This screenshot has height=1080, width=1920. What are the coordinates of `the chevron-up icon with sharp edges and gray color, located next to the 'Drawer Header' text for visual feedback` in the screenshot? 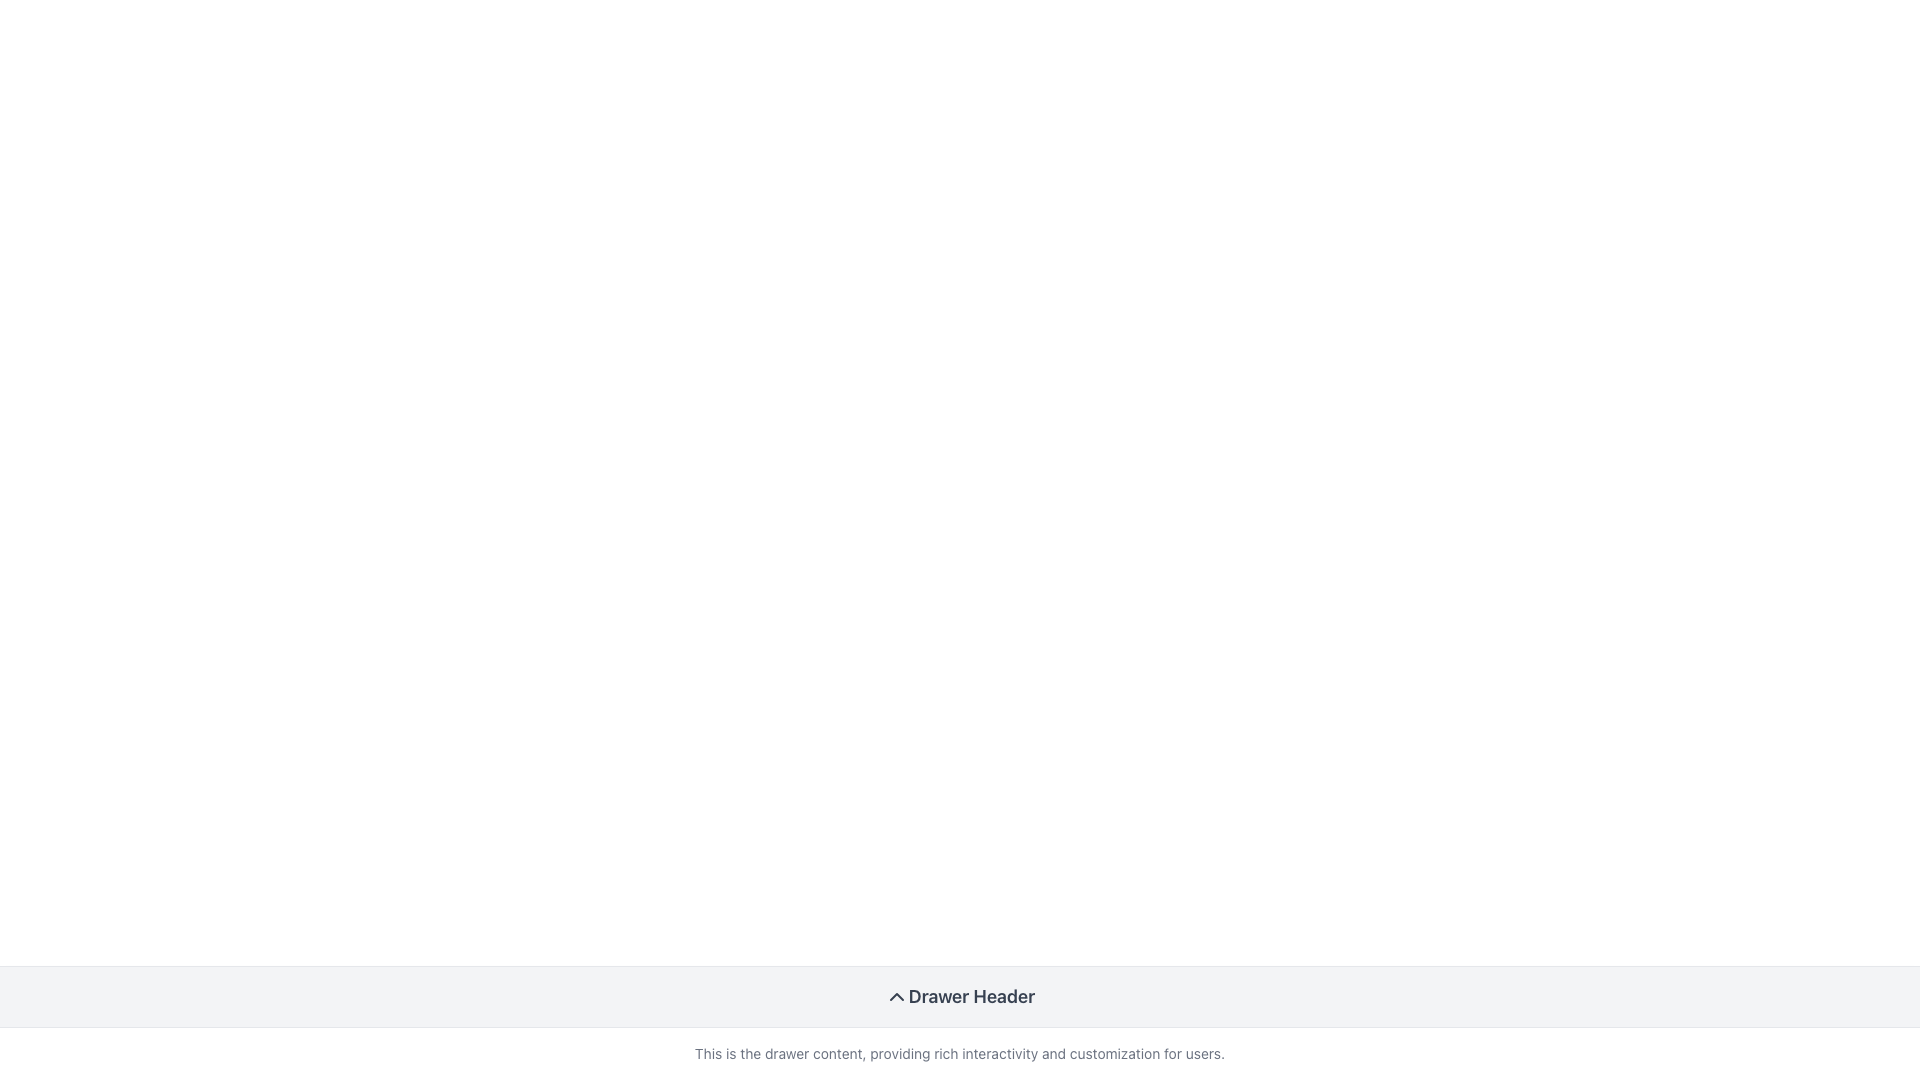 It's located at (895, 996).